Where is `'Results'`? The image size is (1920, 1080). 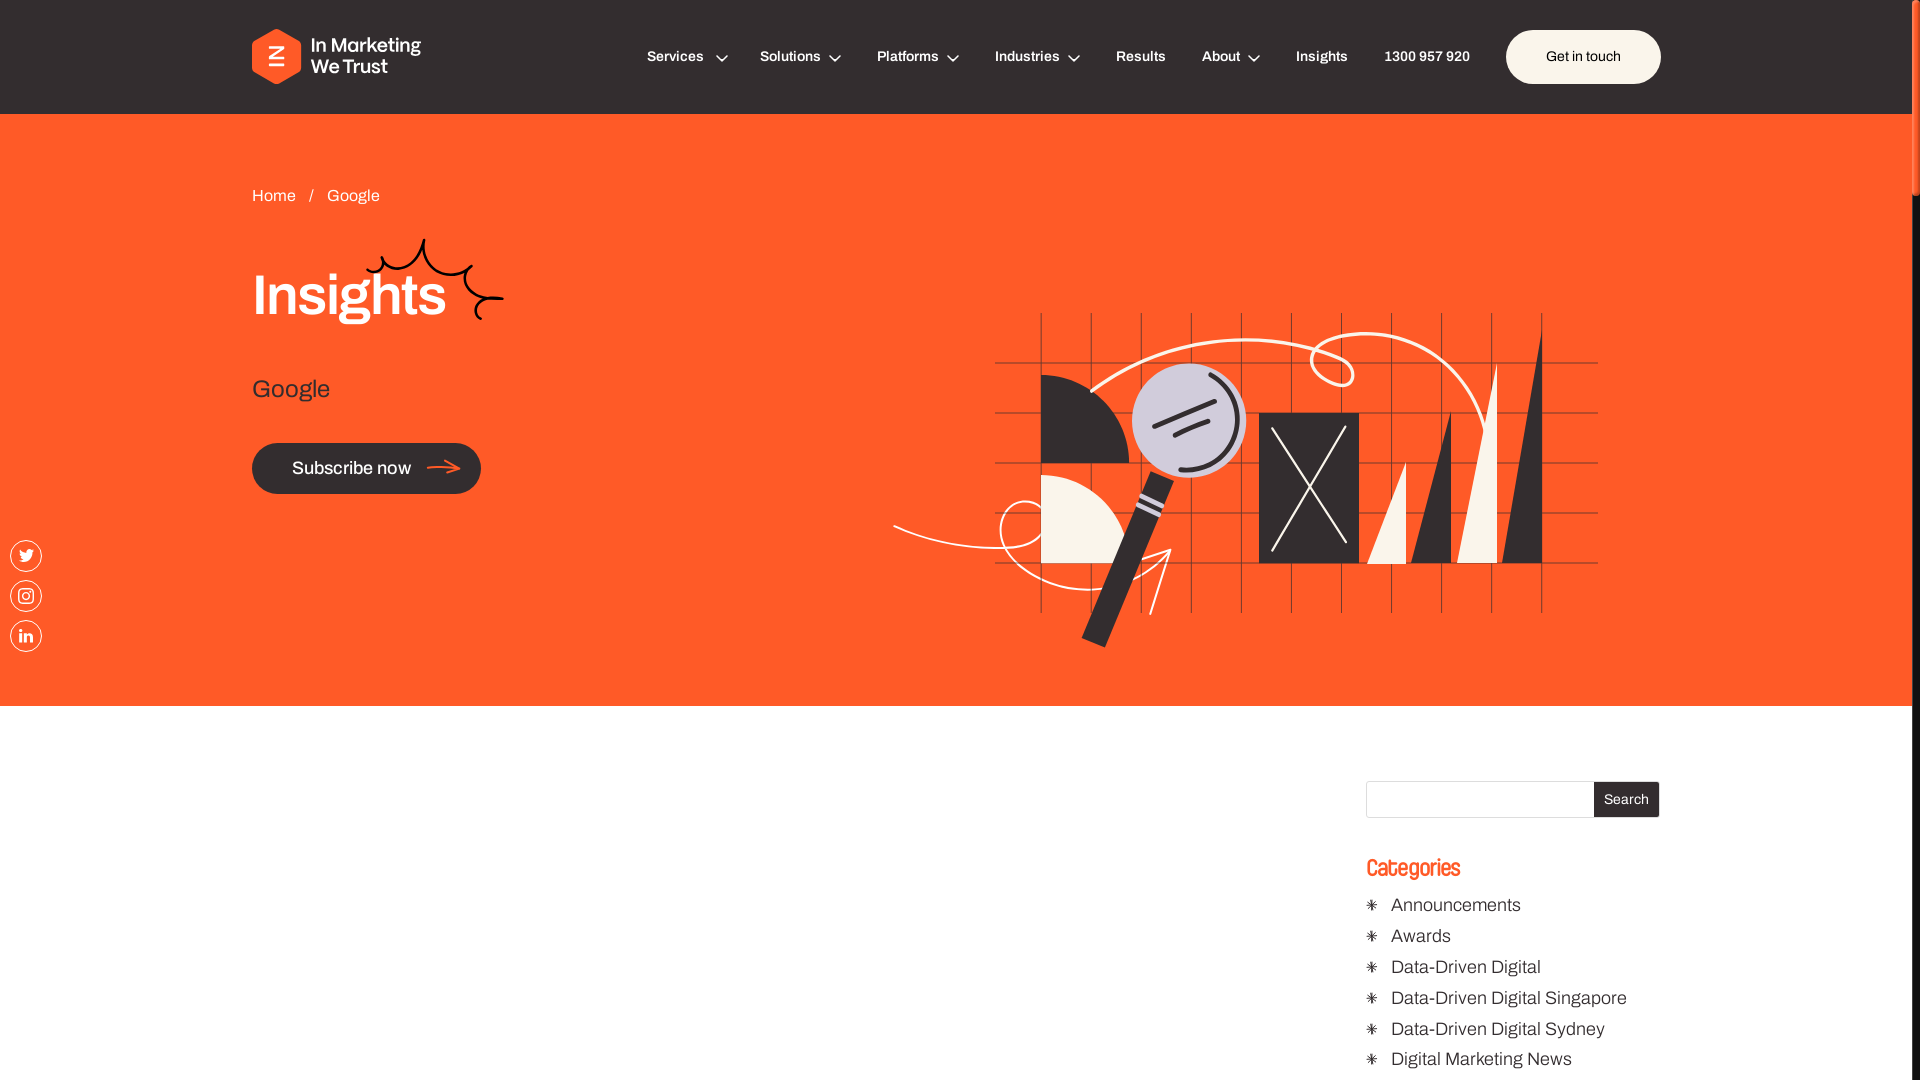 'Results' is located at coordinates (1115, 56).